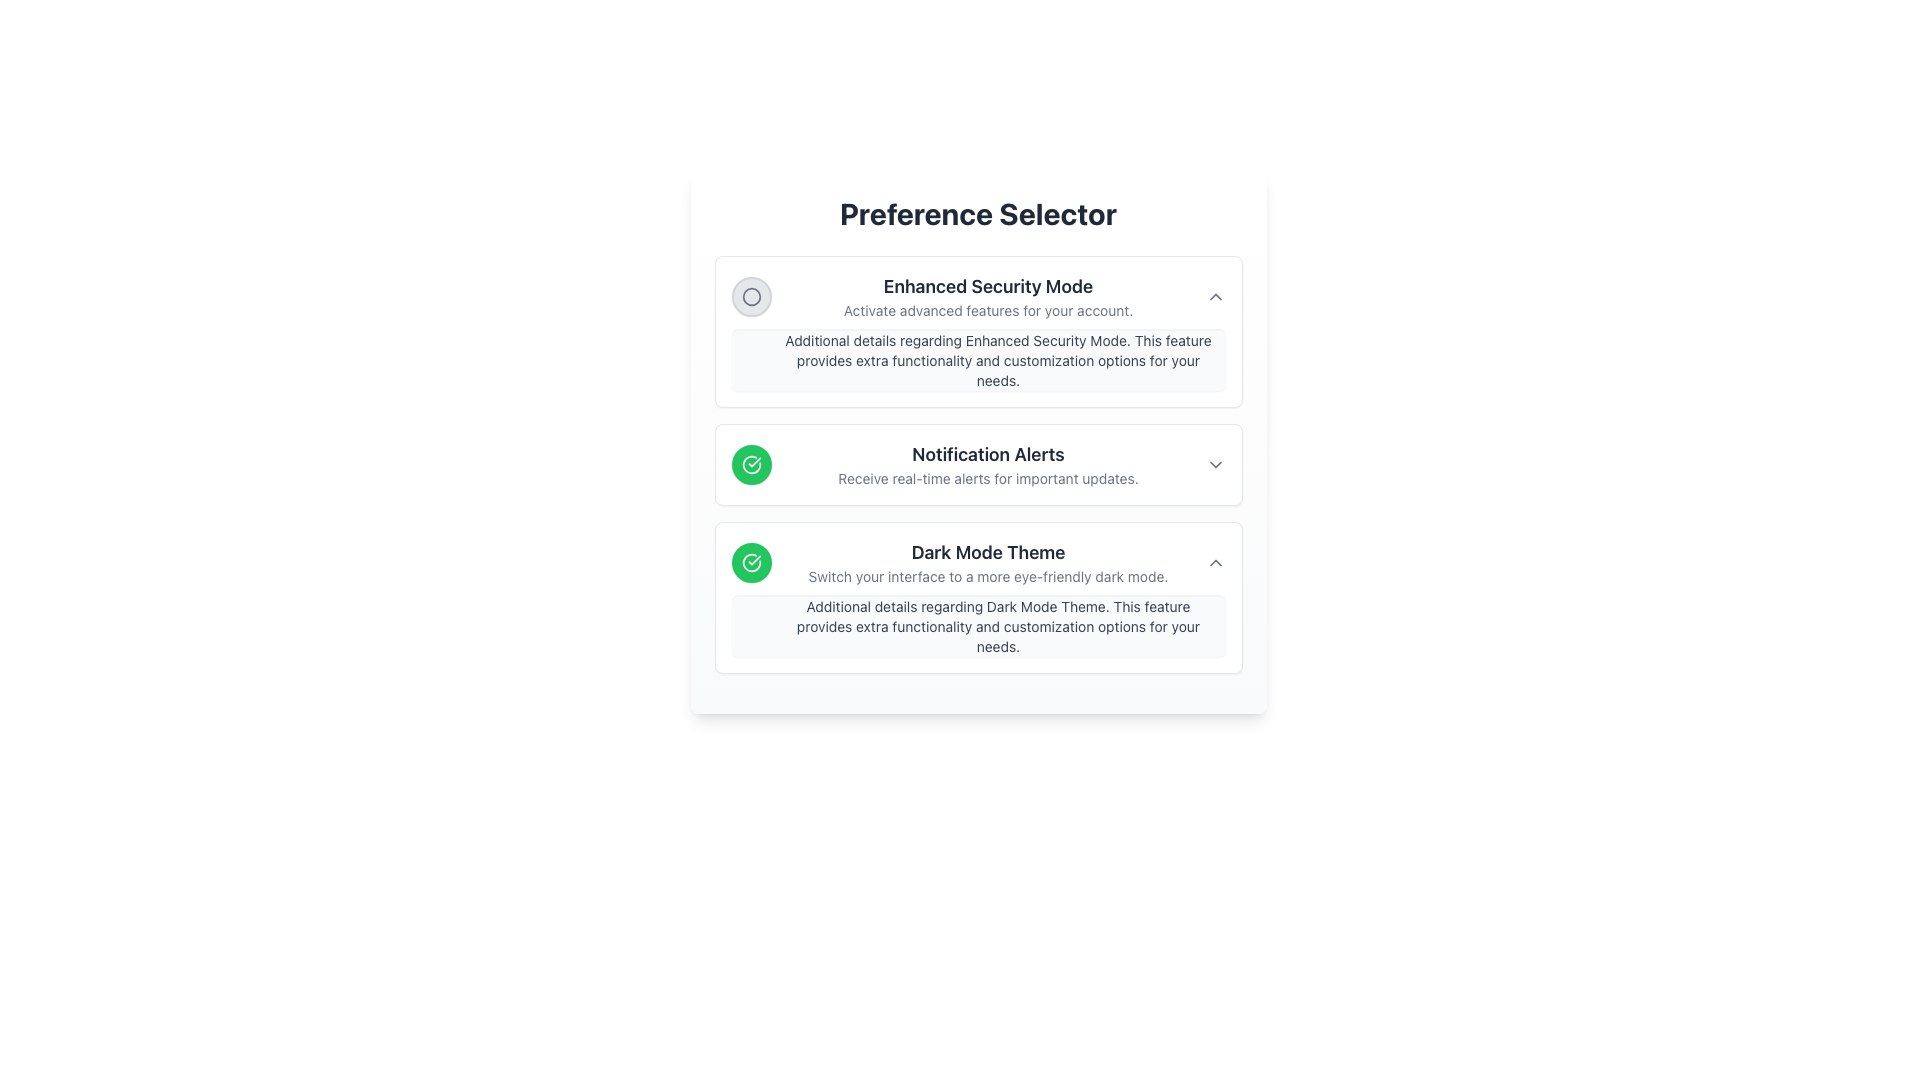 Image resolution: width=1920 pixels, height=1080 pixels. Describe the element at coordinates (988, 297) in the screenshot. I see `the text block that provides information about the 'Enhanced Security Mode' feature in the settings menu` at that location.